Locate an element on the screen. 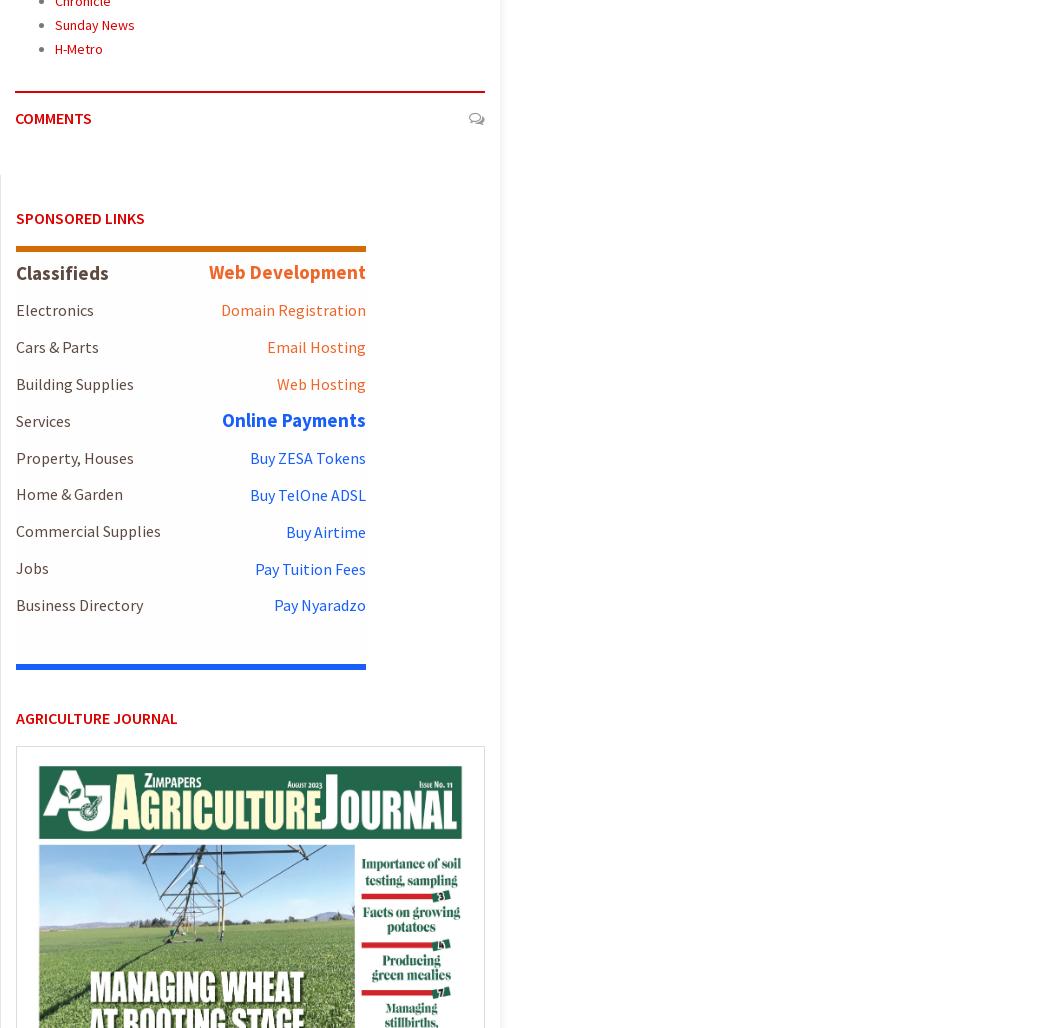 This screenshot has width=1044, height=1028. 'Pay Tuition Fees' is located at coordinates (309, 567).